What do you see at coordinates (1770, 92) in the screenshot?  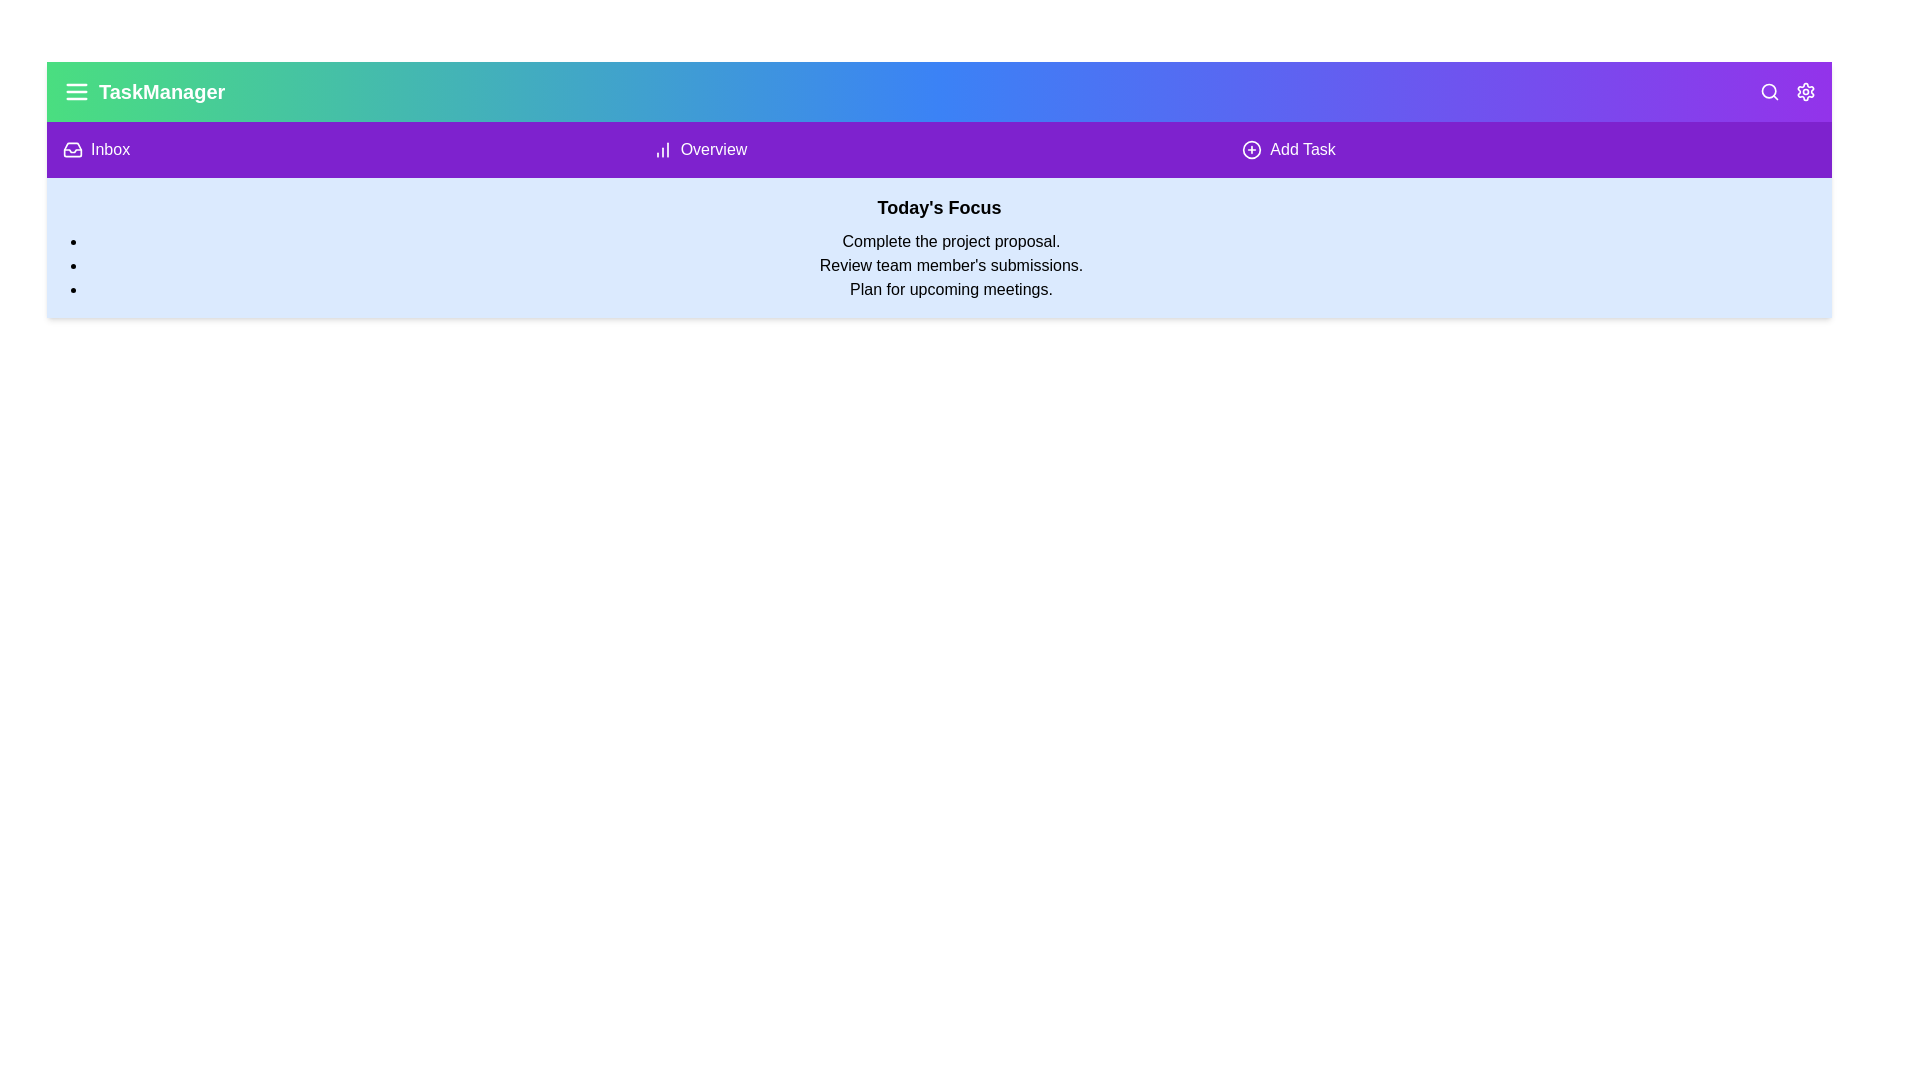 I see `the search icon to initiate a search operation` at bounding box center [1770, 92].